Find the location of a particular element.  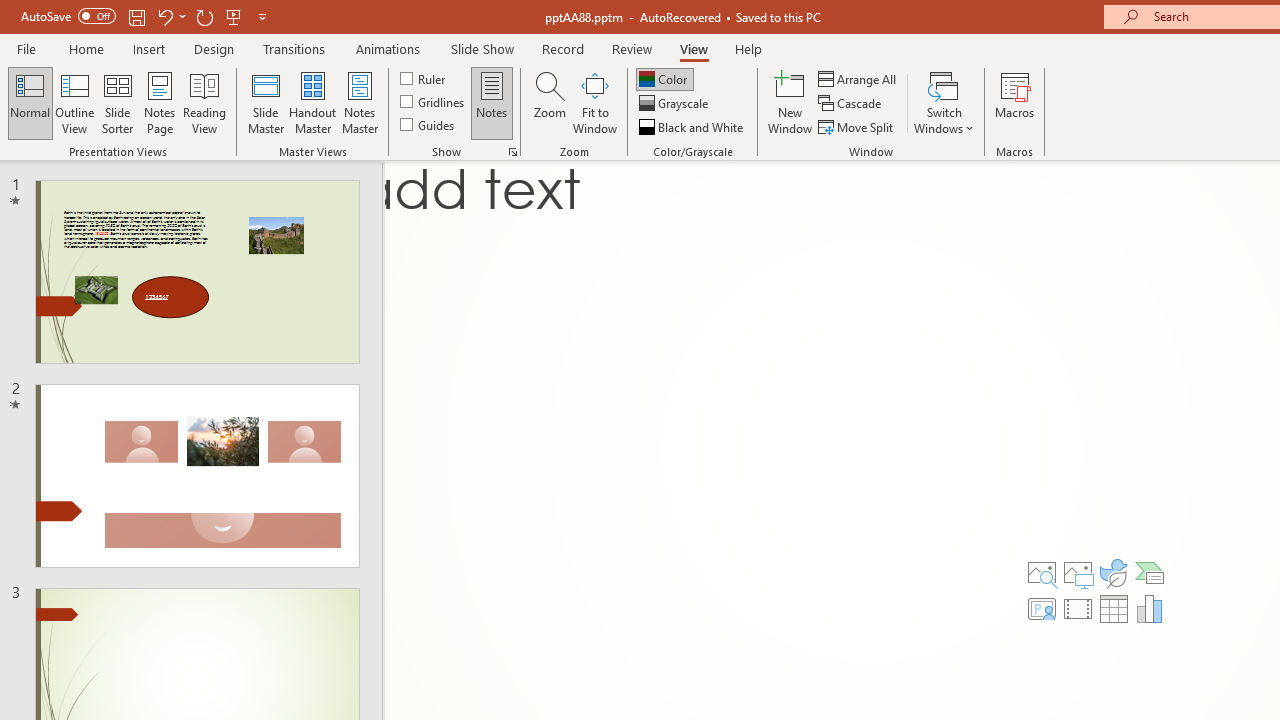

'Cascade' is located at coordinates (851, 103).